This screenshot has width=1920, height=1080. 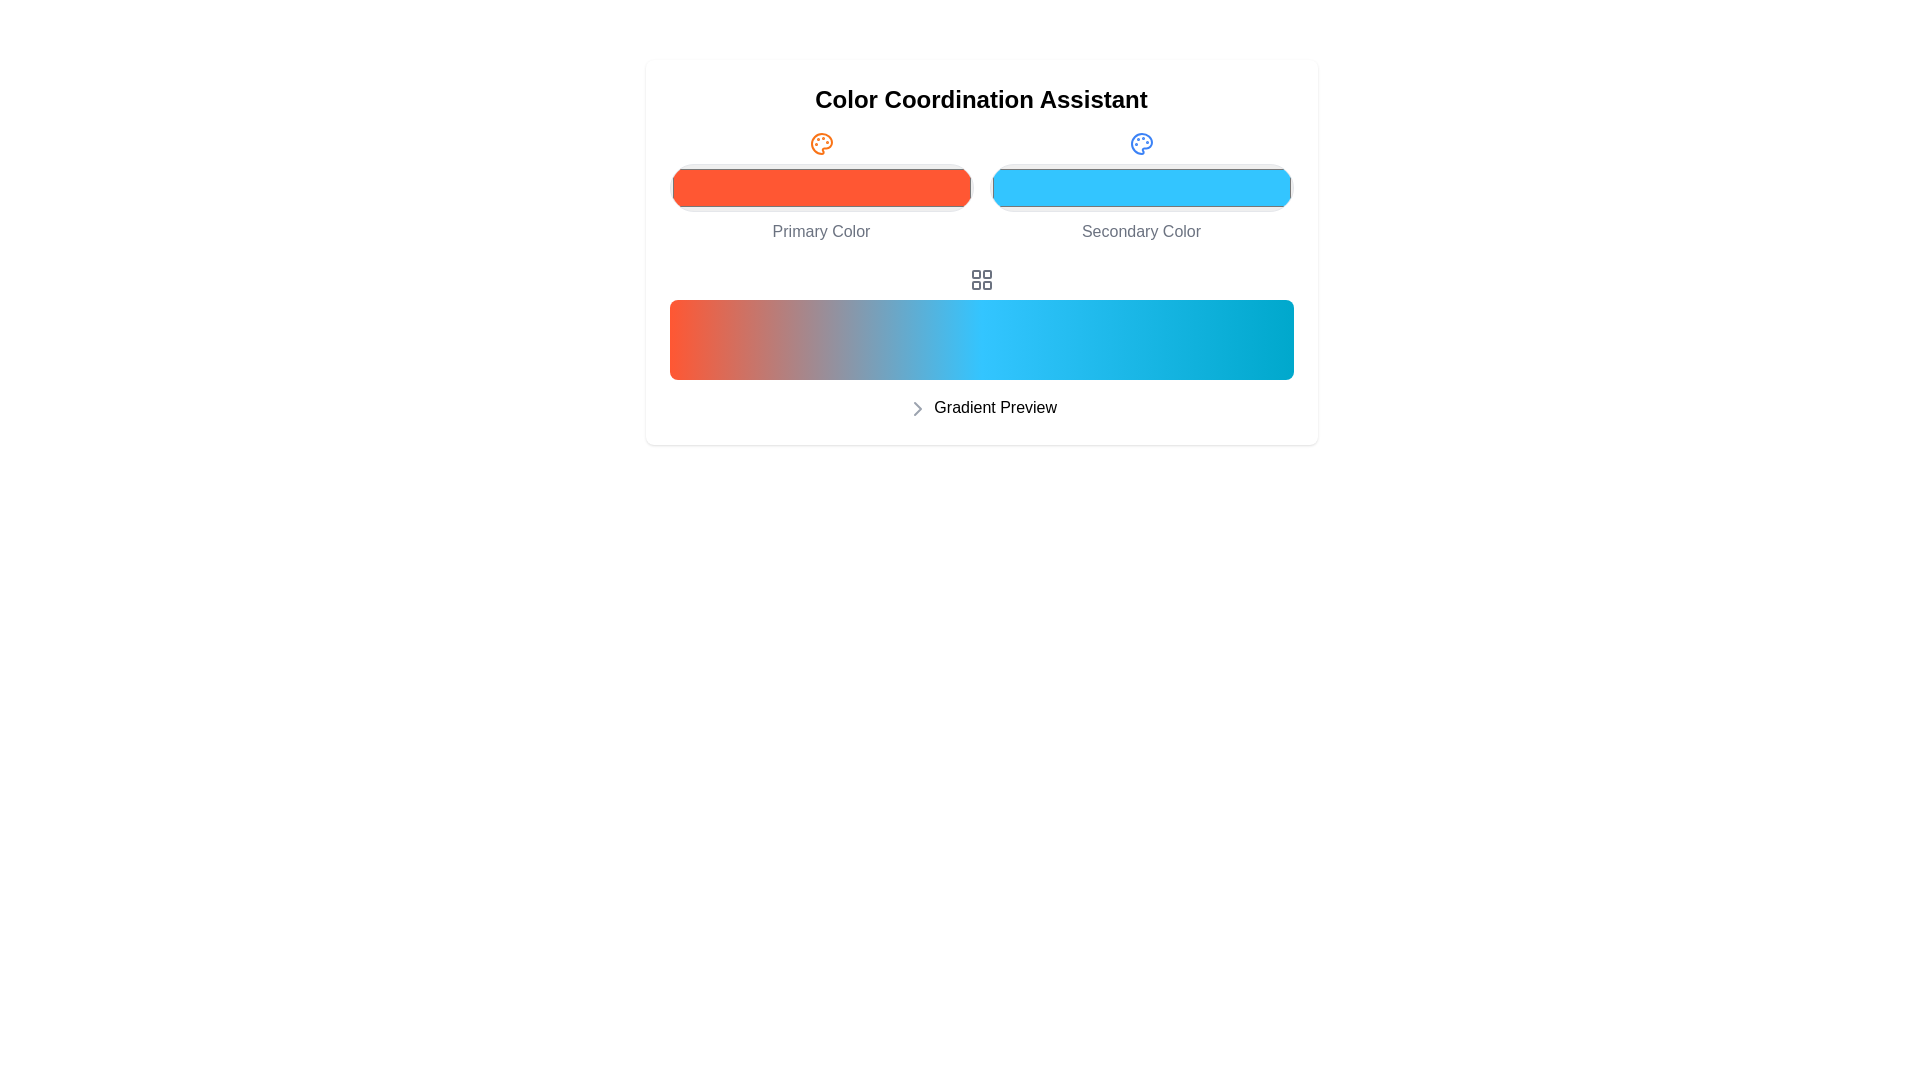 I want to click on the static gradient bar, which transitions from red on the left to cyan on the right, located below the 'Primary Color' and 'Secondary Color' buttons and above the 'Gradient Preview' text, so click(x=981, y=338).